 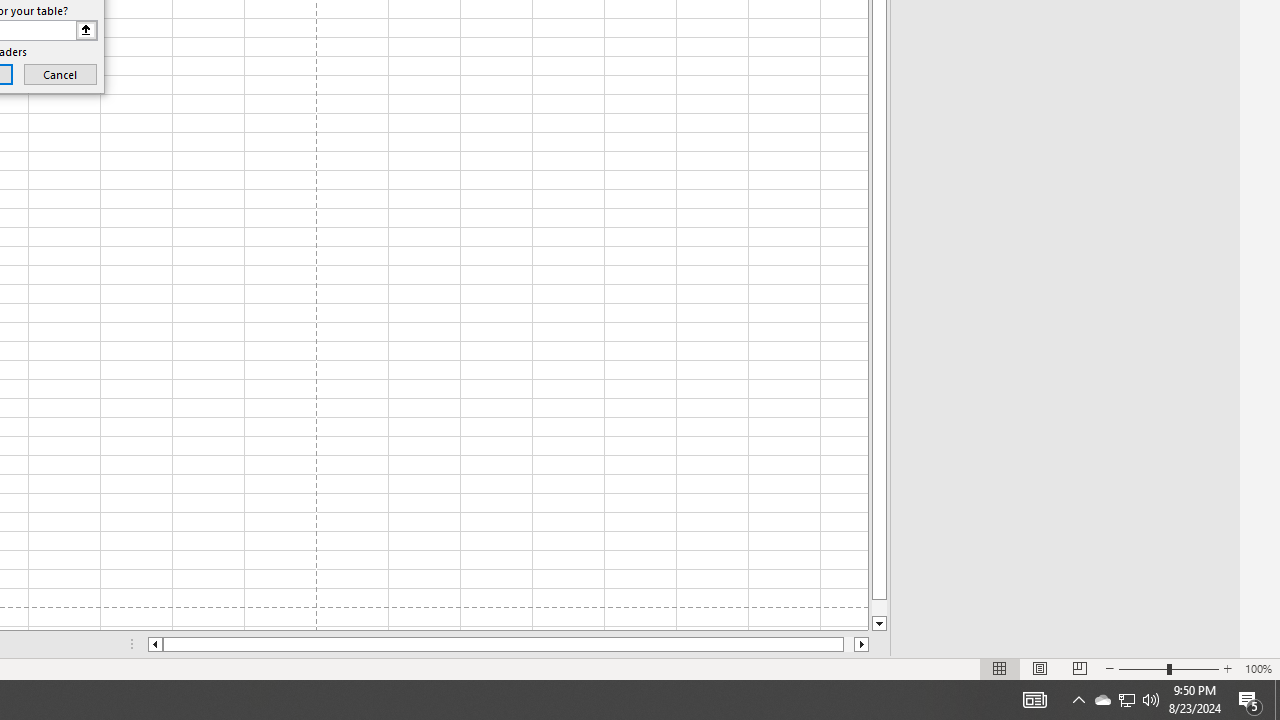 What do you see at coordinates (153, 644) in the screenshot?
I see `'Column left'` at bounding box center [153, 644].